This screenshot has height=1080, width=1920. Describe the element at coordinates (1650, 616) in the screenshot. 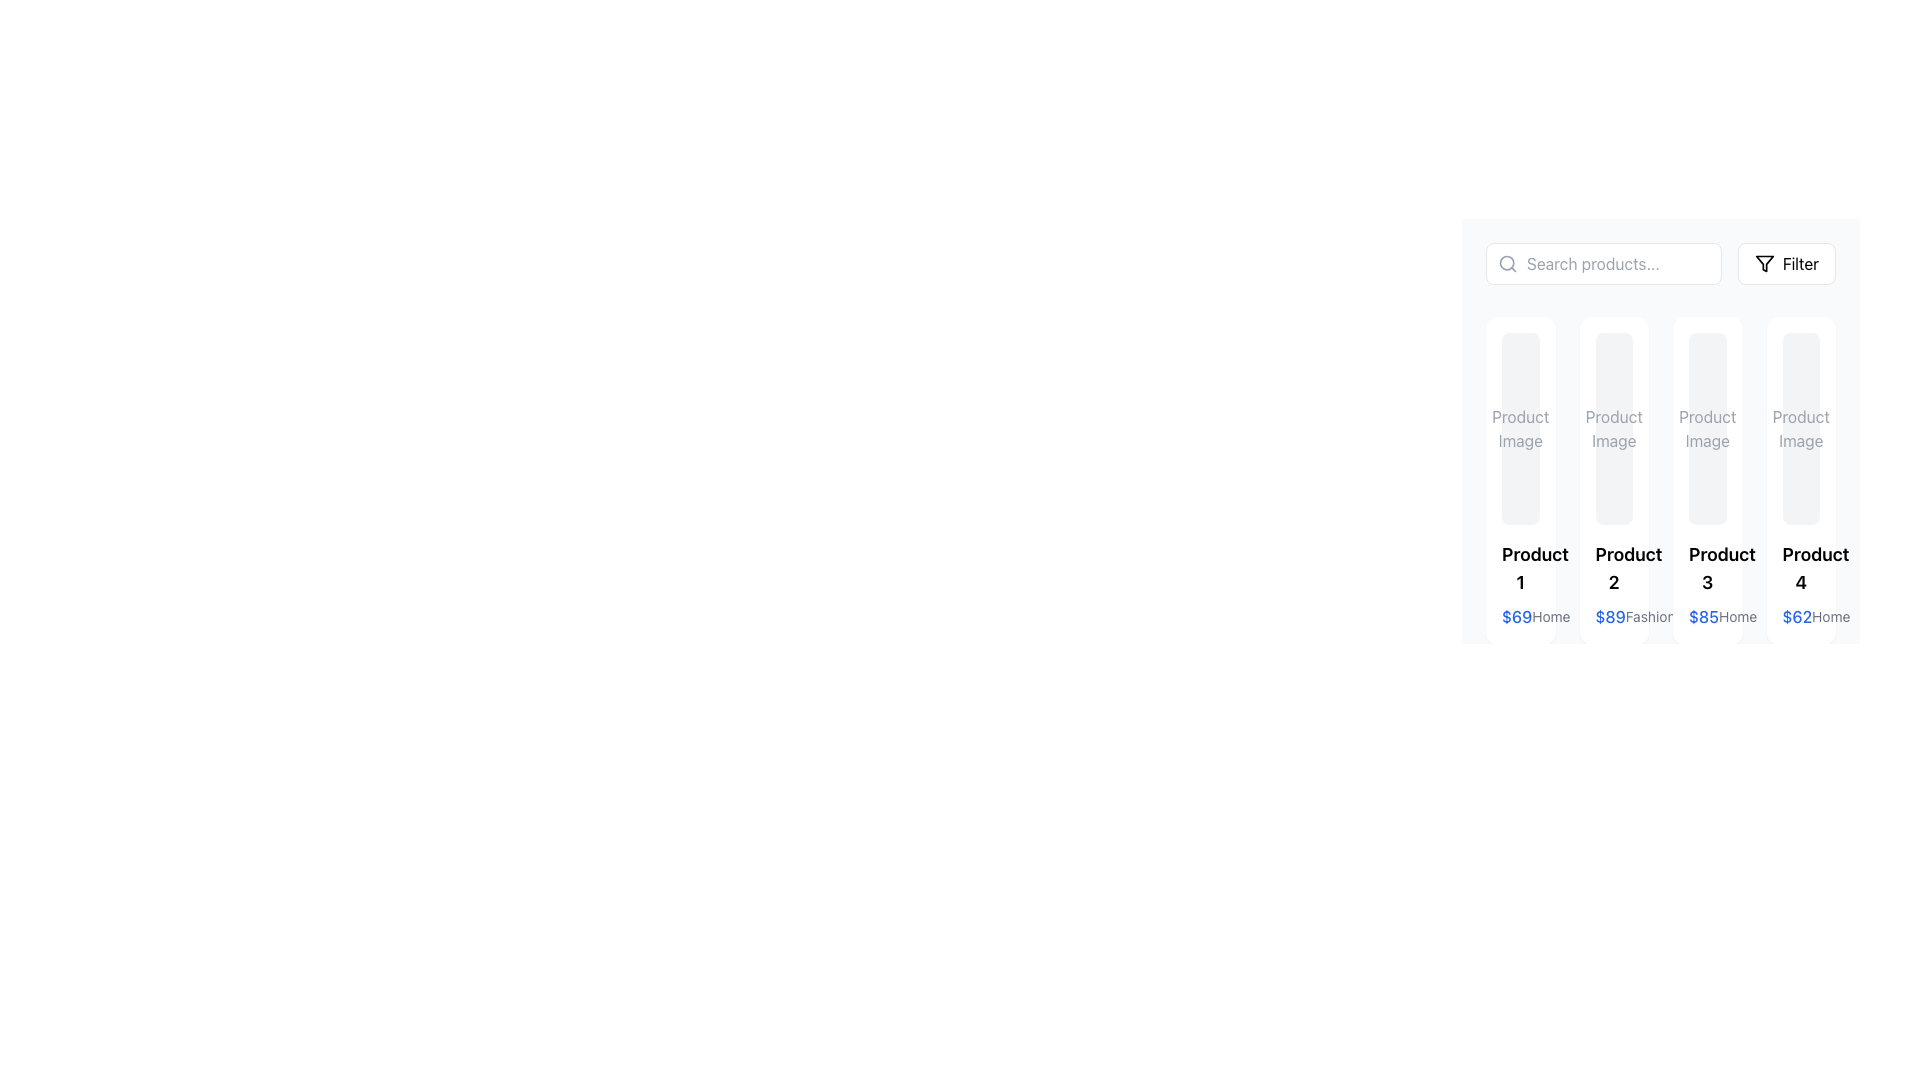

I see `the text label that provides additional contextual information about 'Product 2', located immediately to the right of the '$89' label` at that location.